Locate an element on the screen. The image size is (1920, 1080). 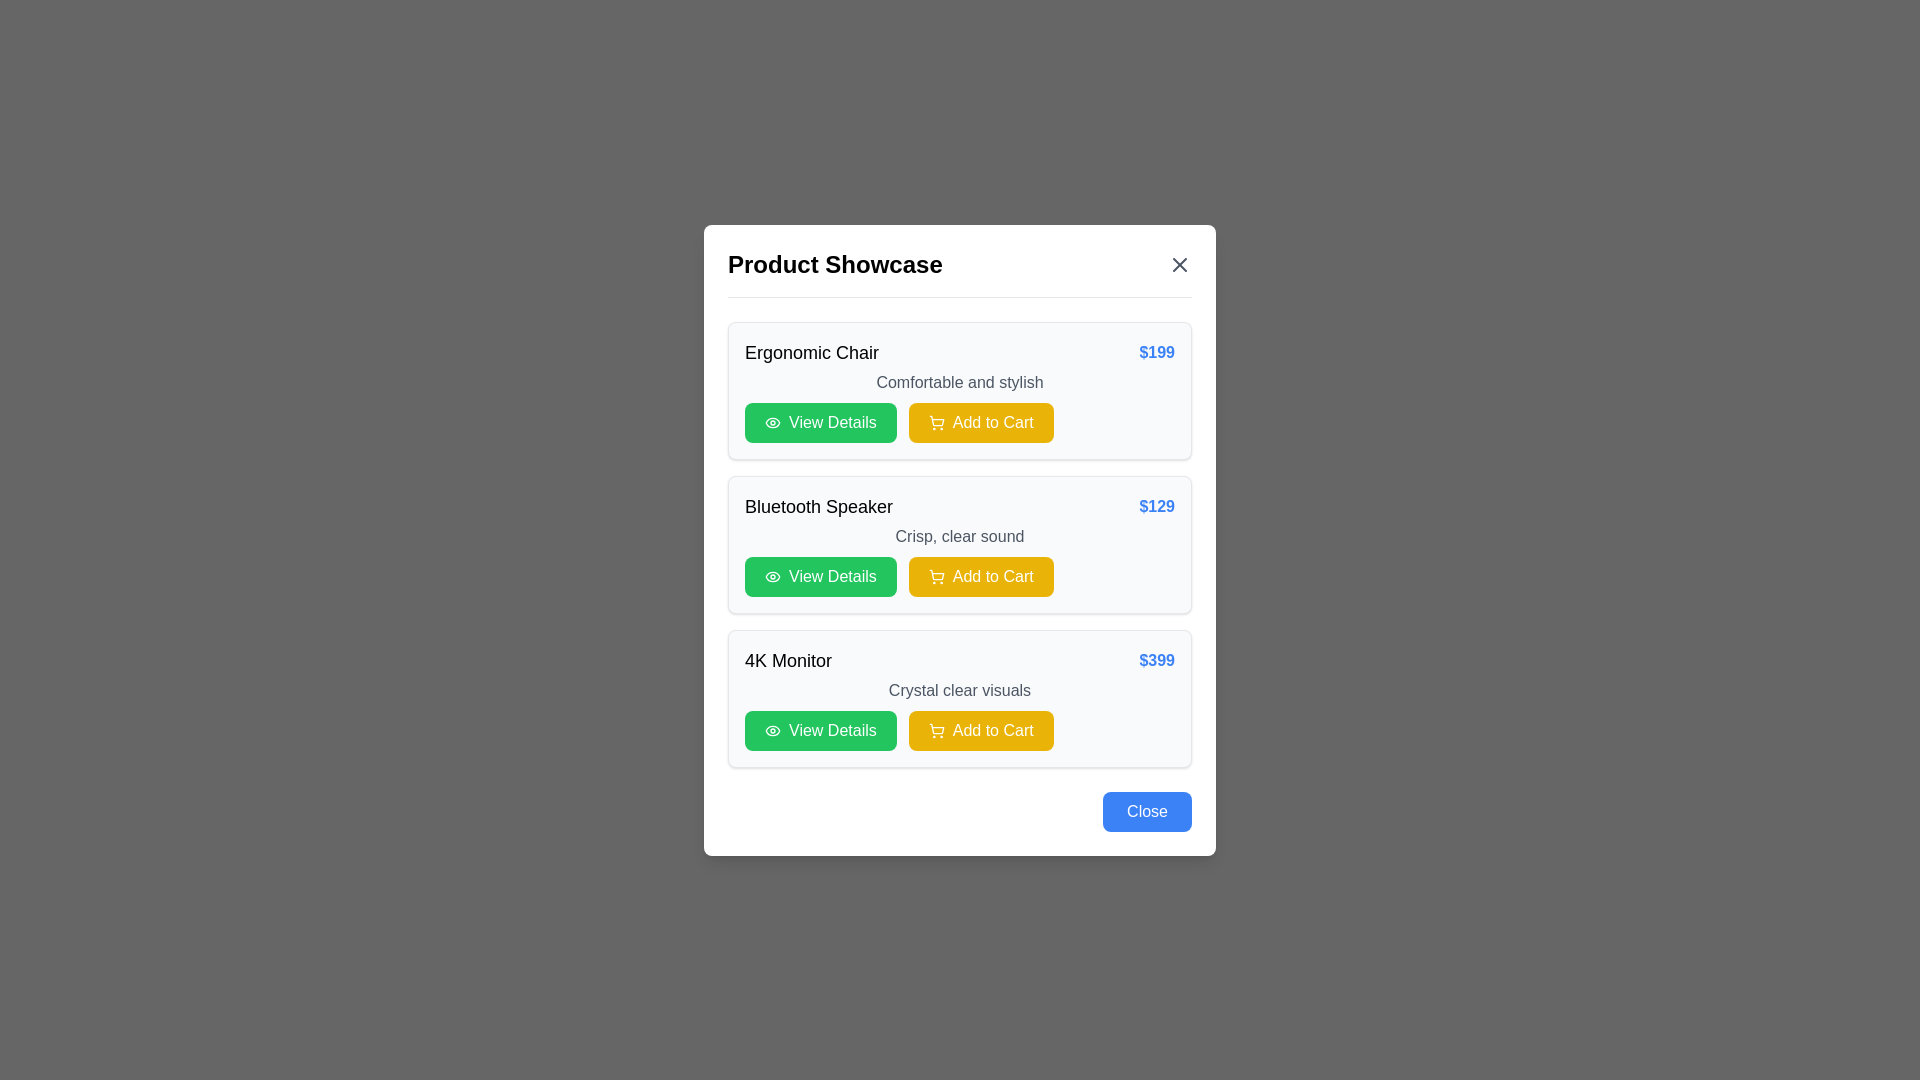
the 'Ergonomic Chair' text label, which serves as the main title of the first product item in the modal is located at coordinates (811, 351).